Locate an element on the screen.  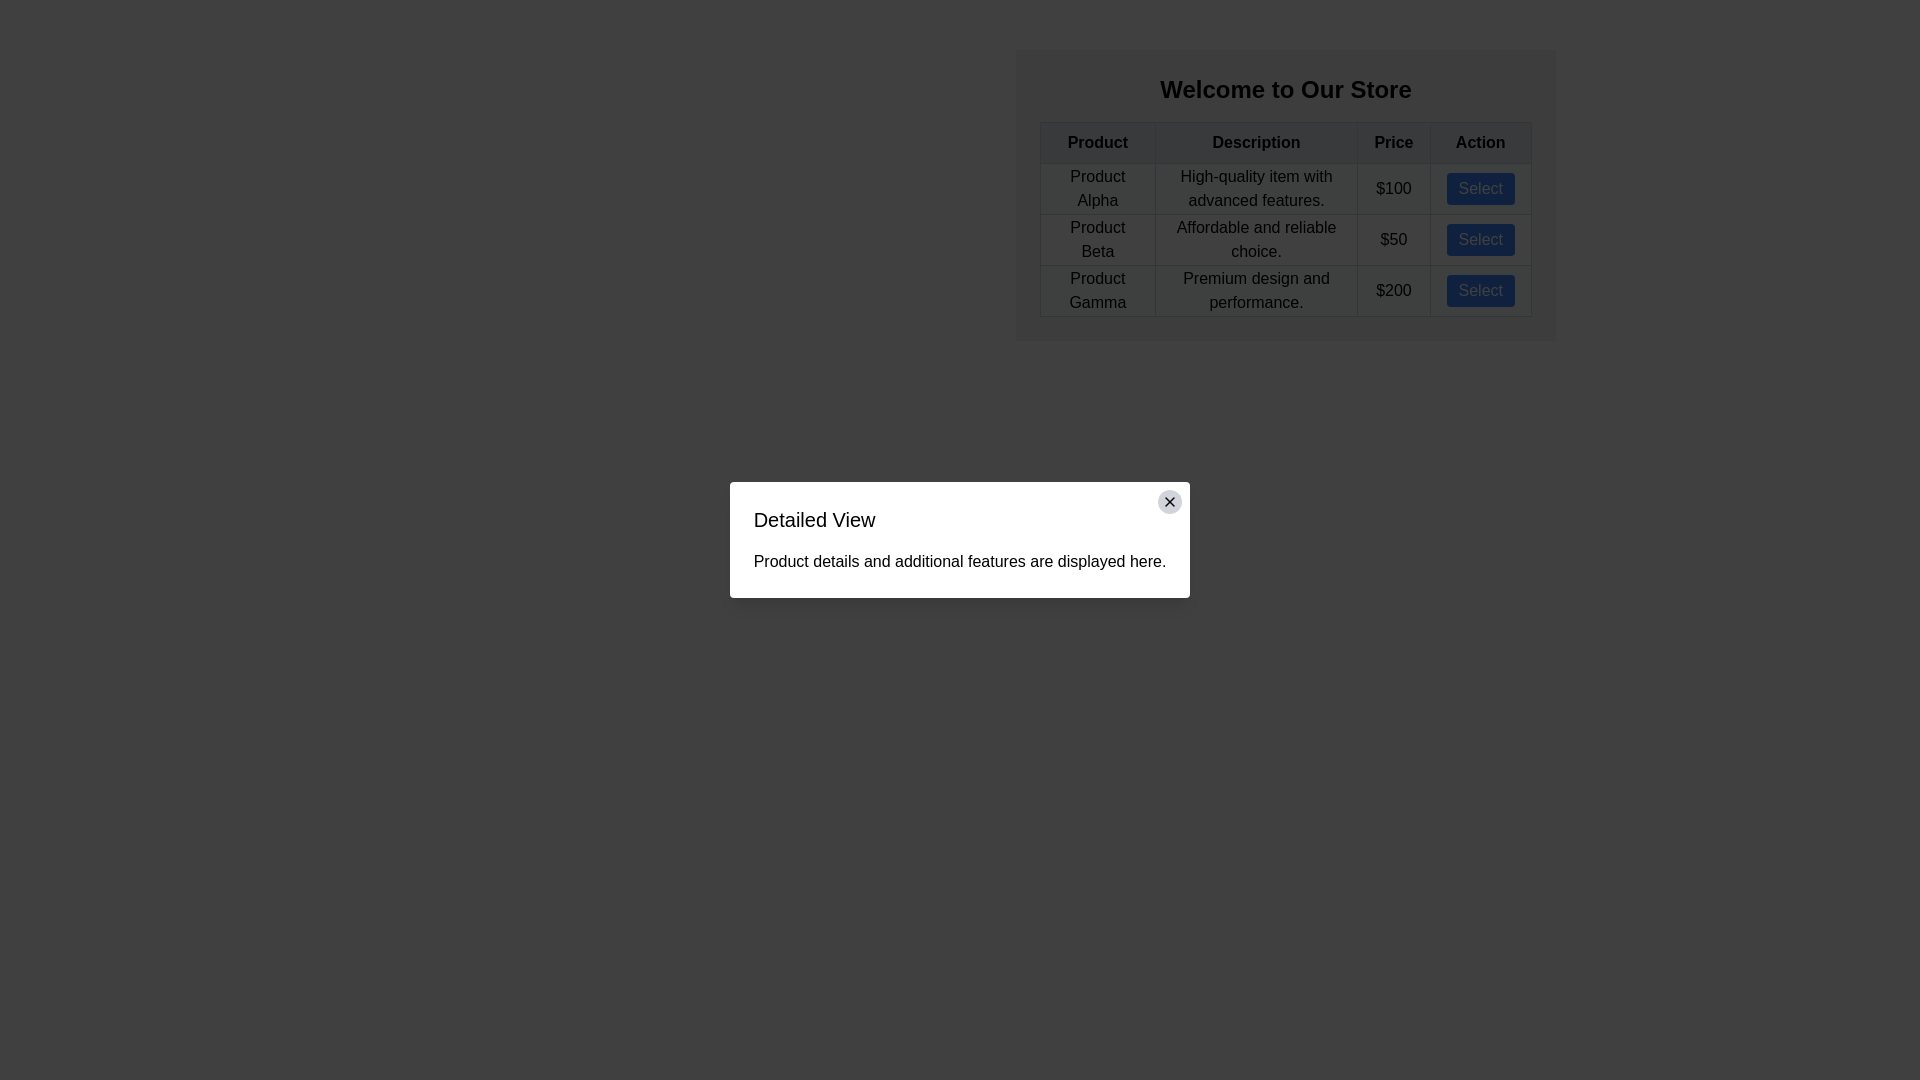
the 'Product Gamma' row in the table is located at coordinates (1286, 290).